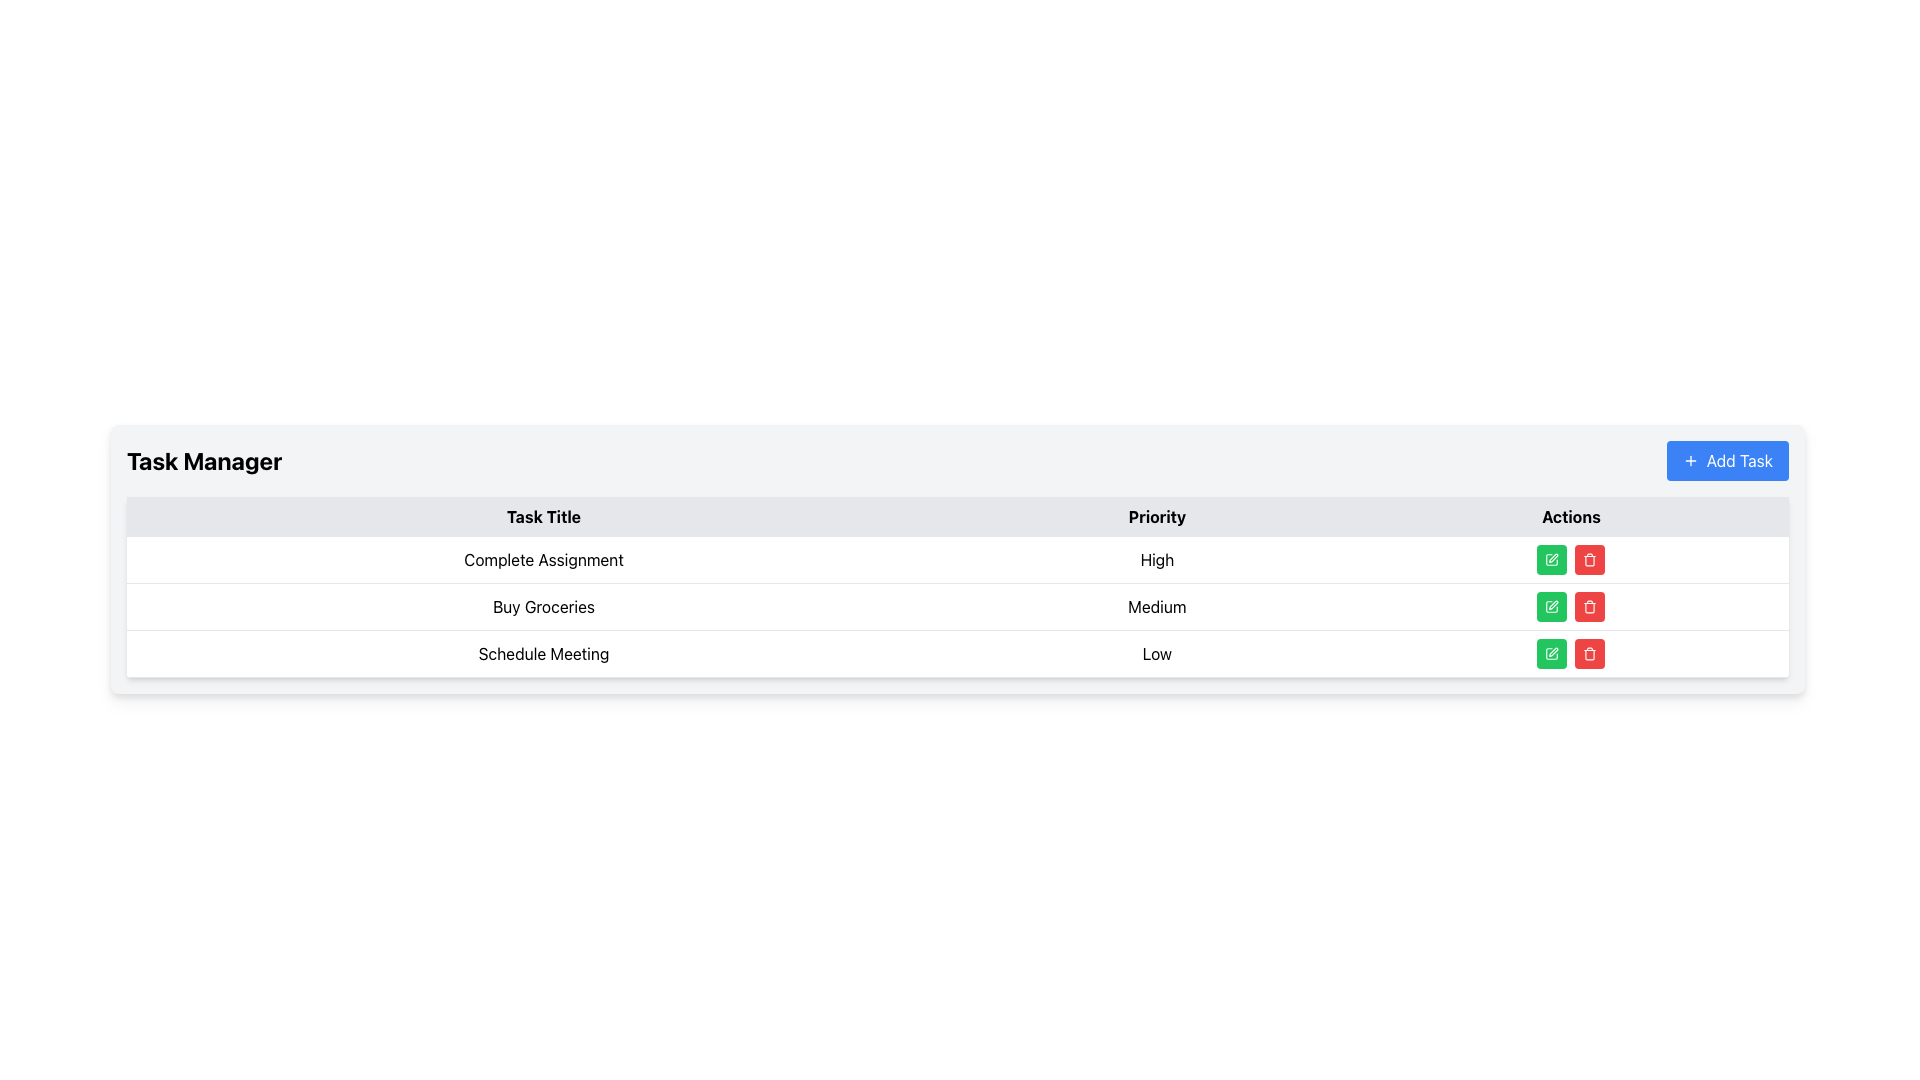 The height and width of the screenshot is (1080, 1920). What do you see at coordinates (1551, 605) in the screenshot?
I see `the edit button for the 'Buy Groceries' task located in the 'Actions' column of the table` at bounding box center [1551, 605].